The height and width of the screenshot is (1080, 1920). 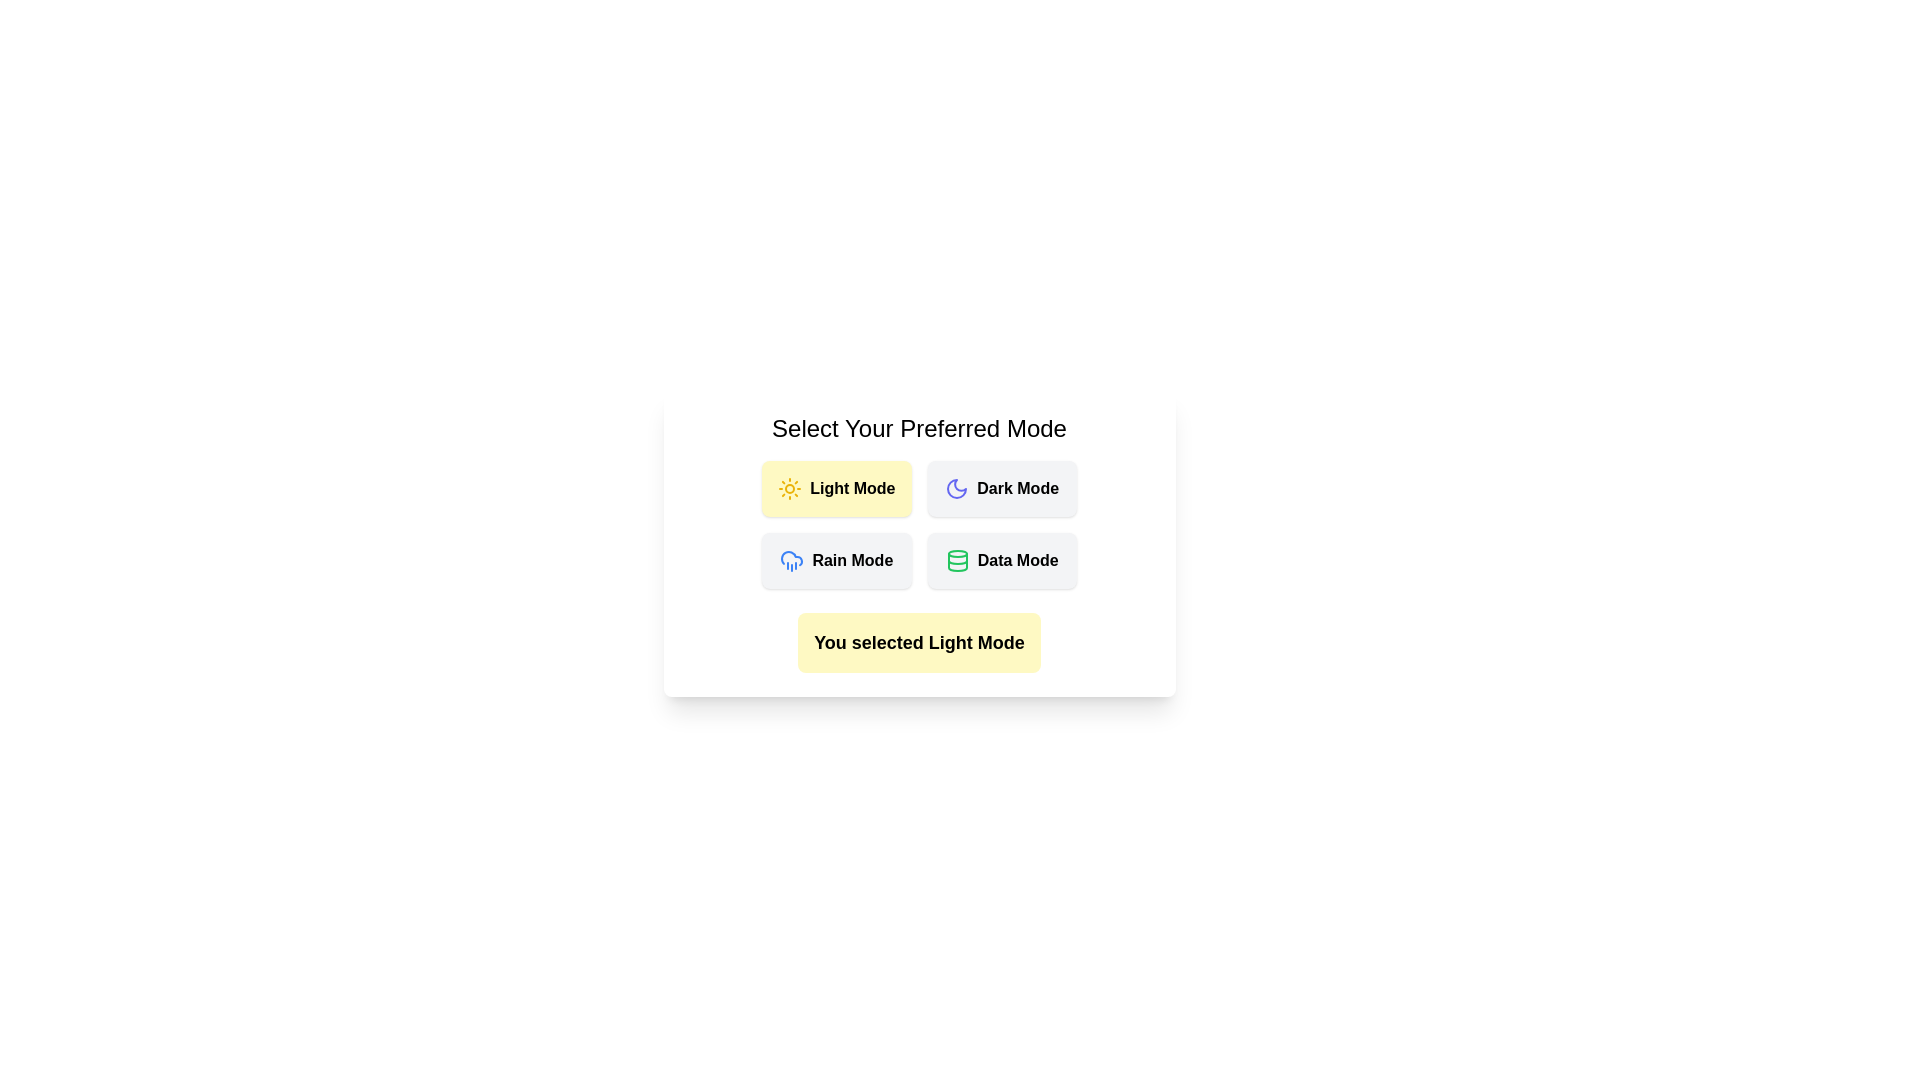 I want to click on the 'Data Mode' button, which is a rounded rectangle with a light gray background and a green database icon, located in the bottom-right position of a 2x2 grid, so click(x=1002, y=560).